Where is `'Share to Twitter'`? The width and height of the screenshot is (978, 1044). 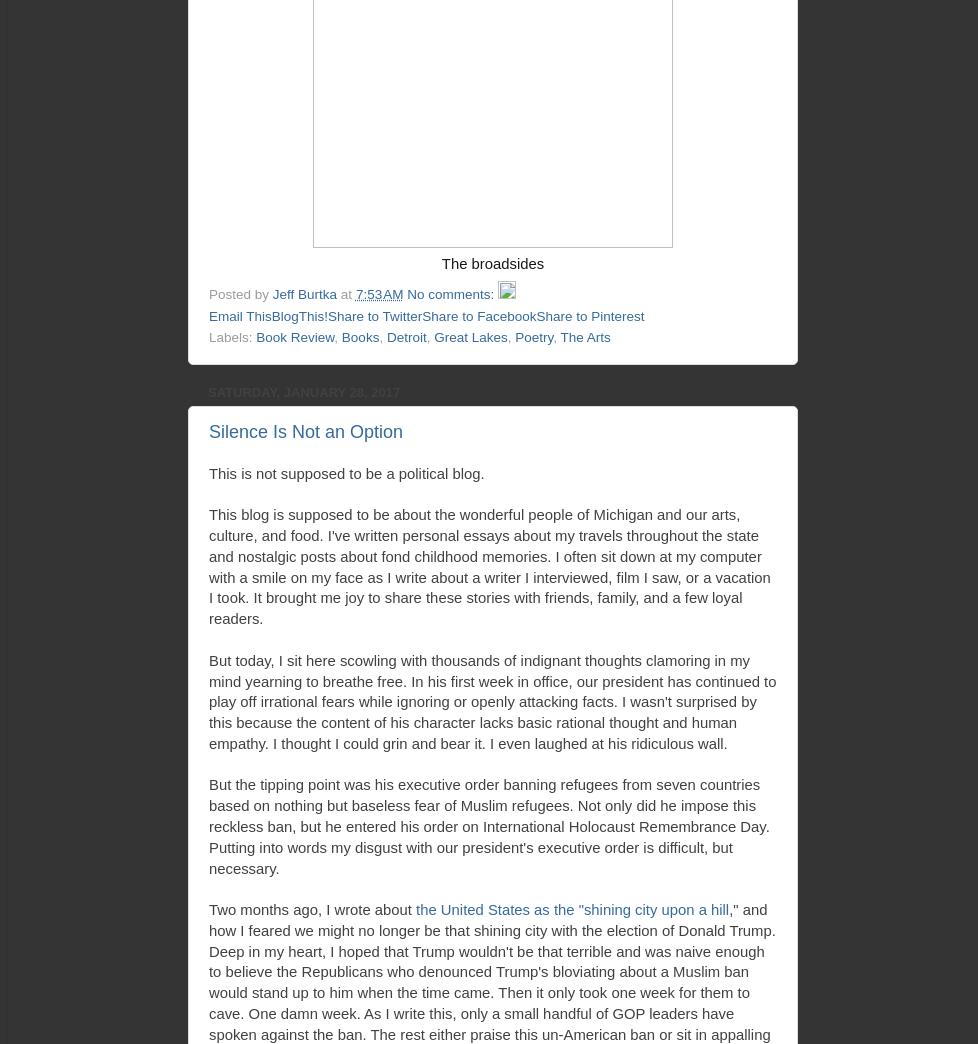
'Share to Twitter' is located at coordinates (373, 314).